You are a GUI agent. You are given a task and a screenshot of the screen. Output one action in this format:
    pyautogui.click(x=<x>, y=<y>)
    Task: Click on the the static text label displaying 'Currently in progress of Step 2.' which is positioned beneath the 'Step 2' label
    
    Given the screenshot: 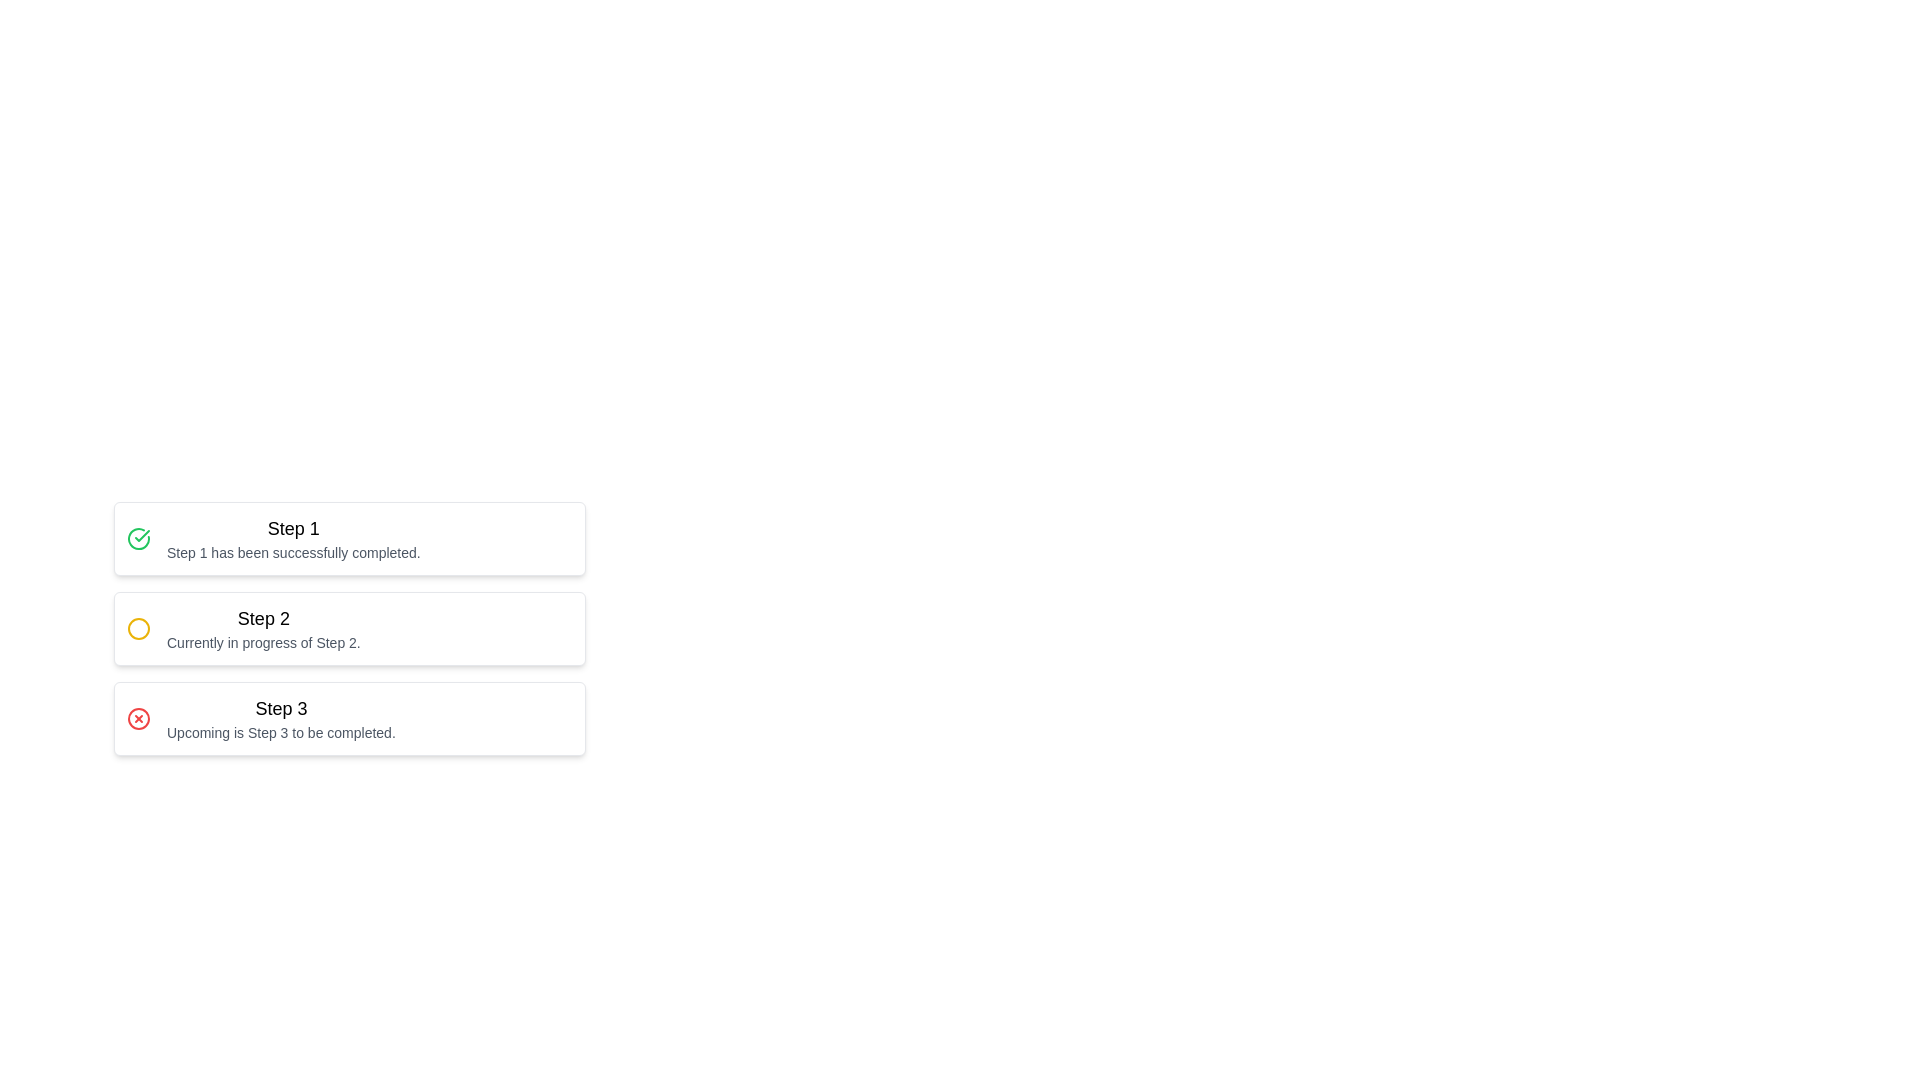 What is the action you would take?
    pyautogui.click(x=262, y=643)
    